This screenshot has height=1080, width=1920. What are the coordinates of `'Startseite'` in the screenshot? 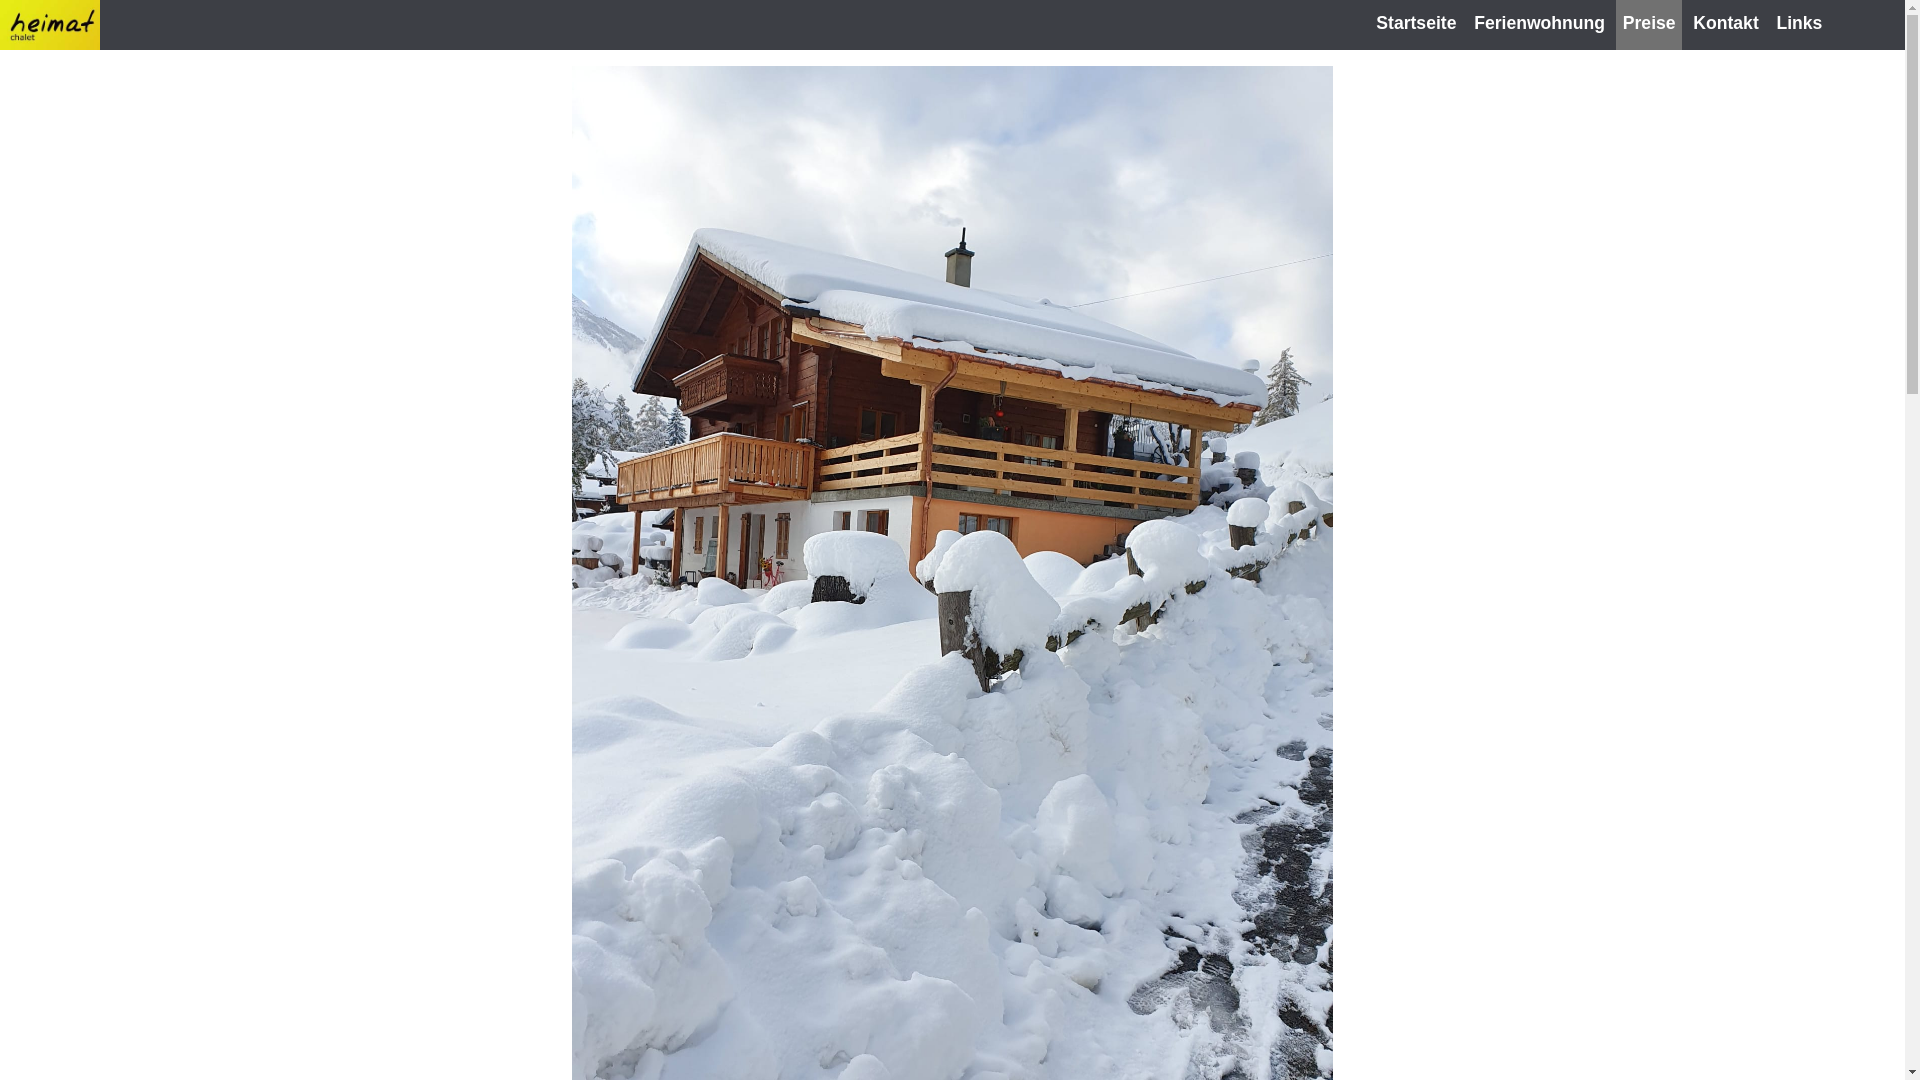 It's located at (1415, 23).